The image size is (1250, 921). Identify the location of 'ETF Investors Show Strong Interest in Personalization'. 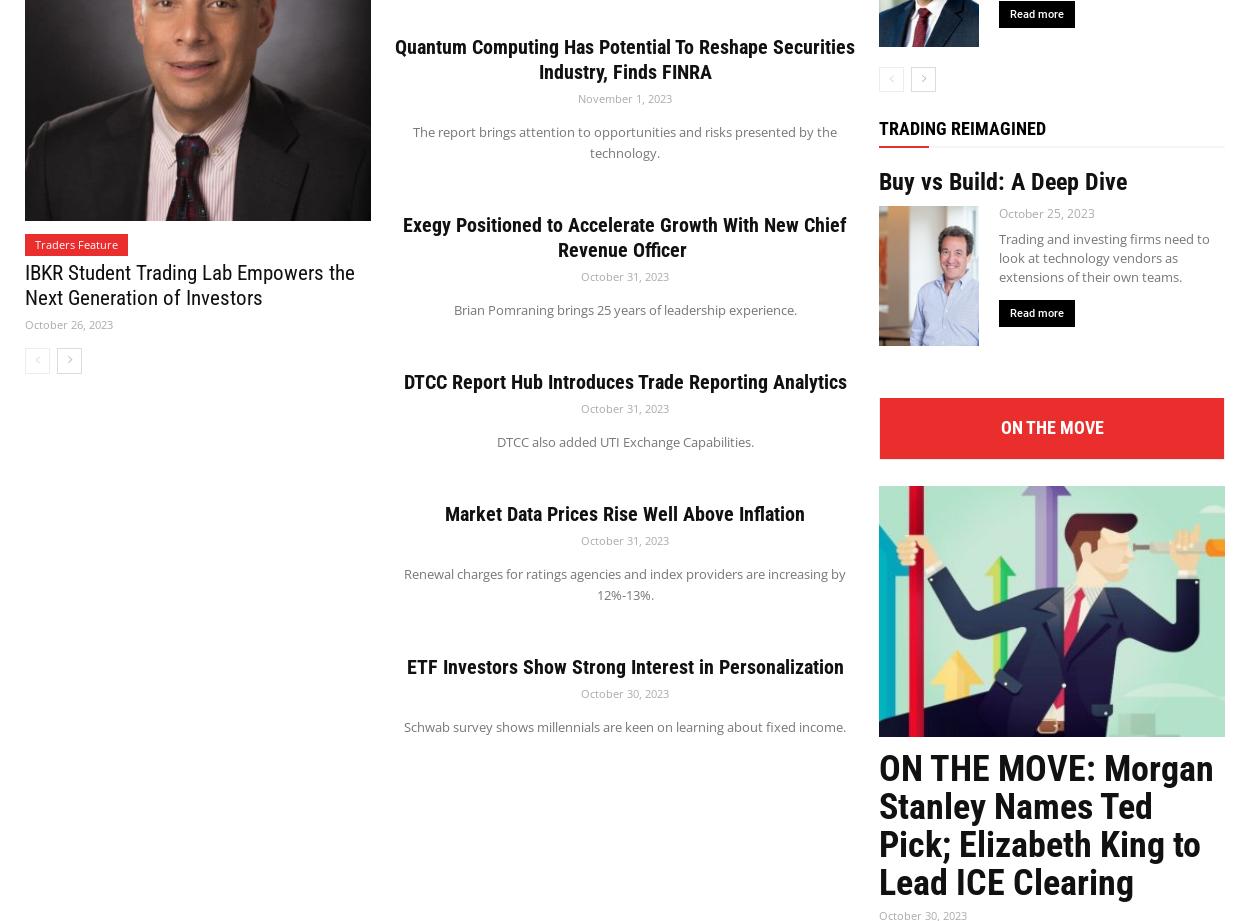
(623, 665).